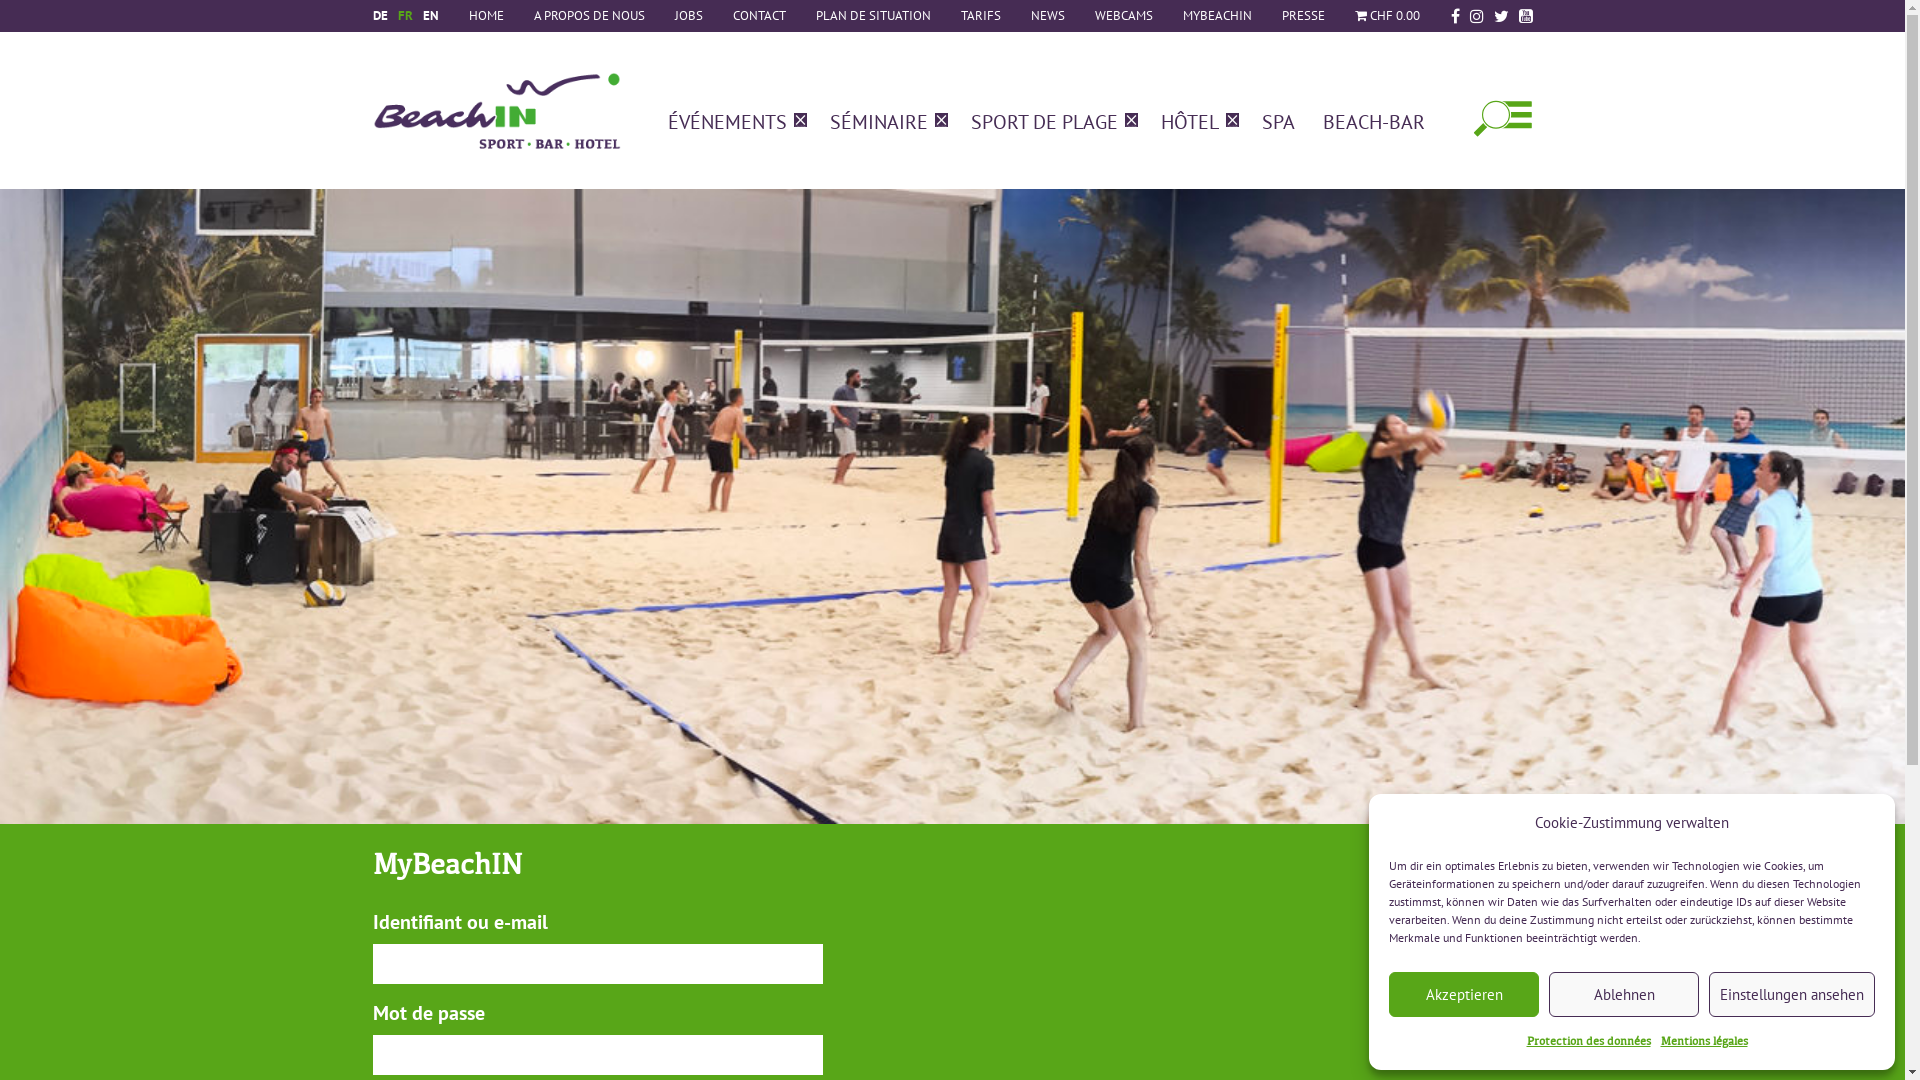 This screenshot has height=1080, width=1920. What do you see at coordinates (689, 15) in the screenshot?
I see `'JOBS'` at bounding box center [689, 15].